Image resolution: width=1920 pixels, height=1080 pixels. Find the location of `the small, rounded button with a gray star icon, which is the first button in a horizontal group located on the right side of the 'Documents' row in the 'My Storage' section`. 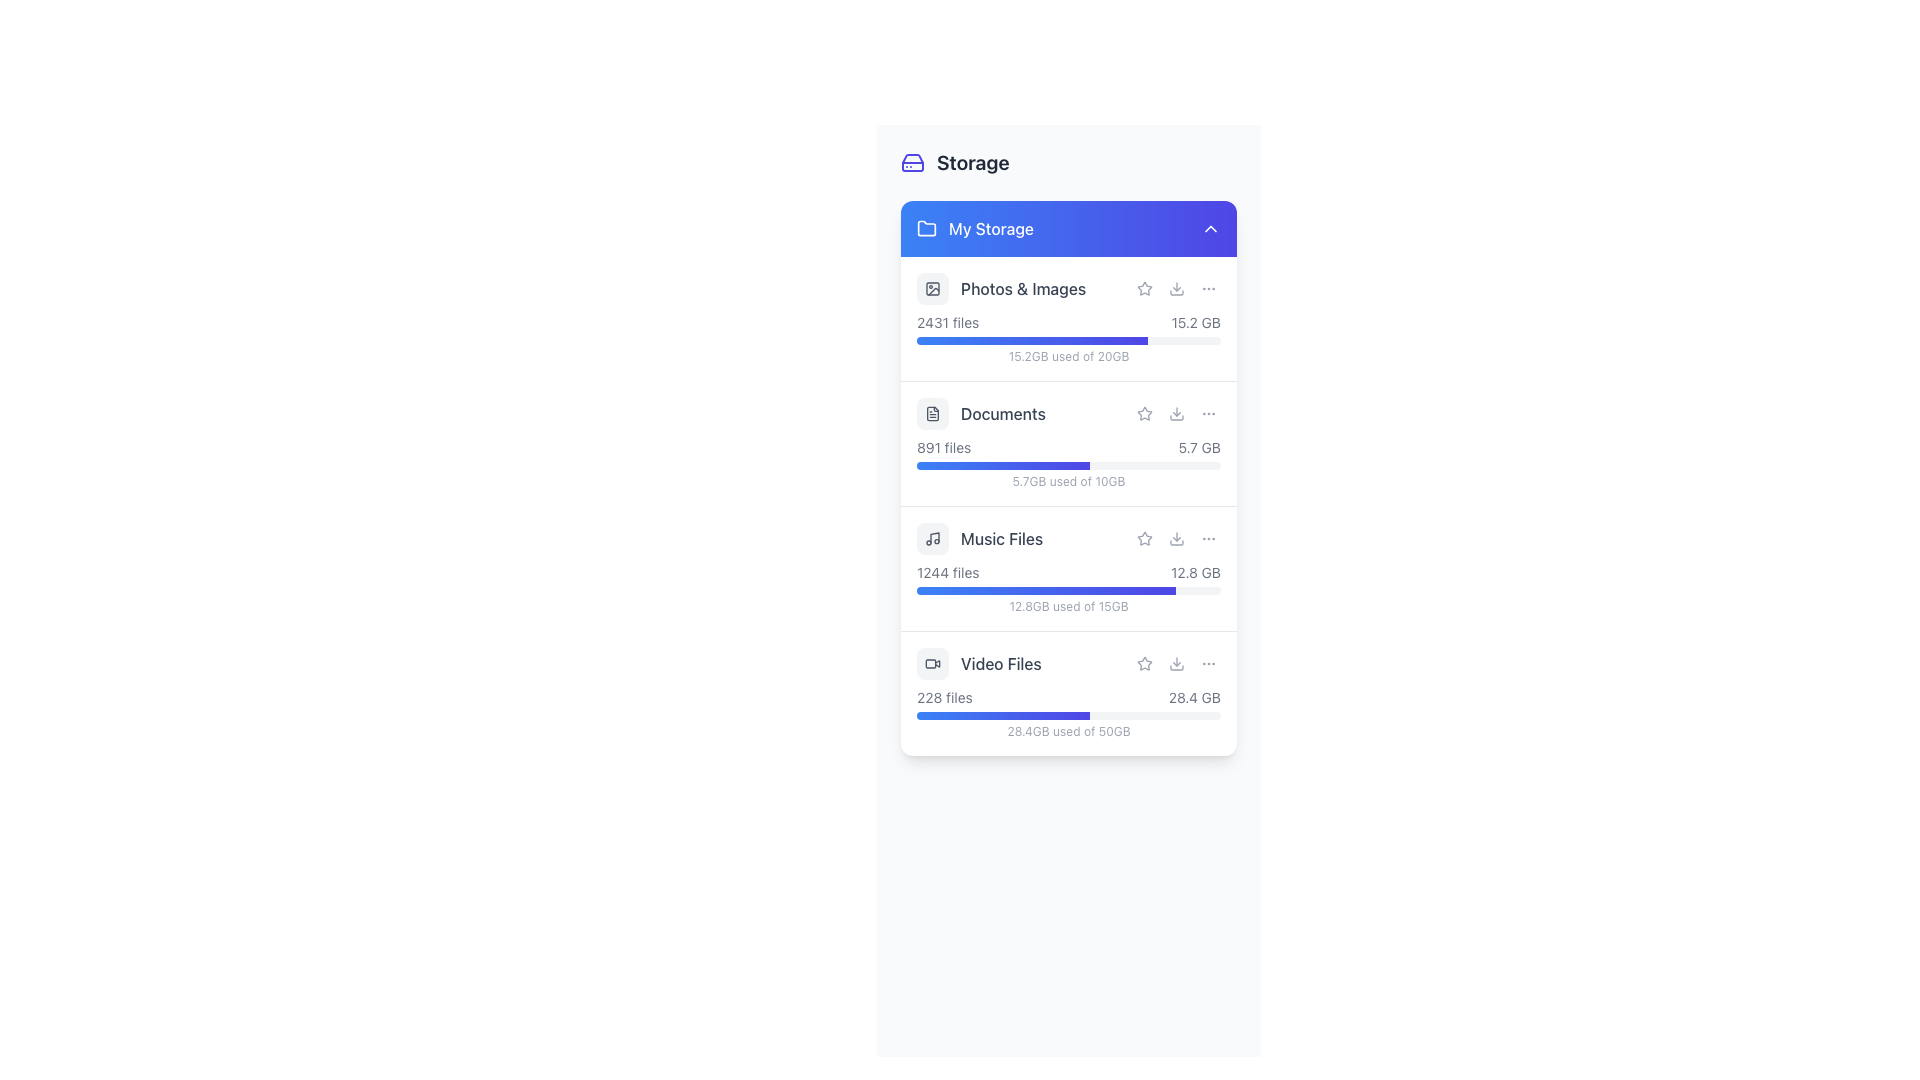

the small, rounded button with a gray star icon, which is the first button in a horizontal group located on the right side of the 'Documents' row in the 'My Storage' section is located at coordinates (1145, 412).